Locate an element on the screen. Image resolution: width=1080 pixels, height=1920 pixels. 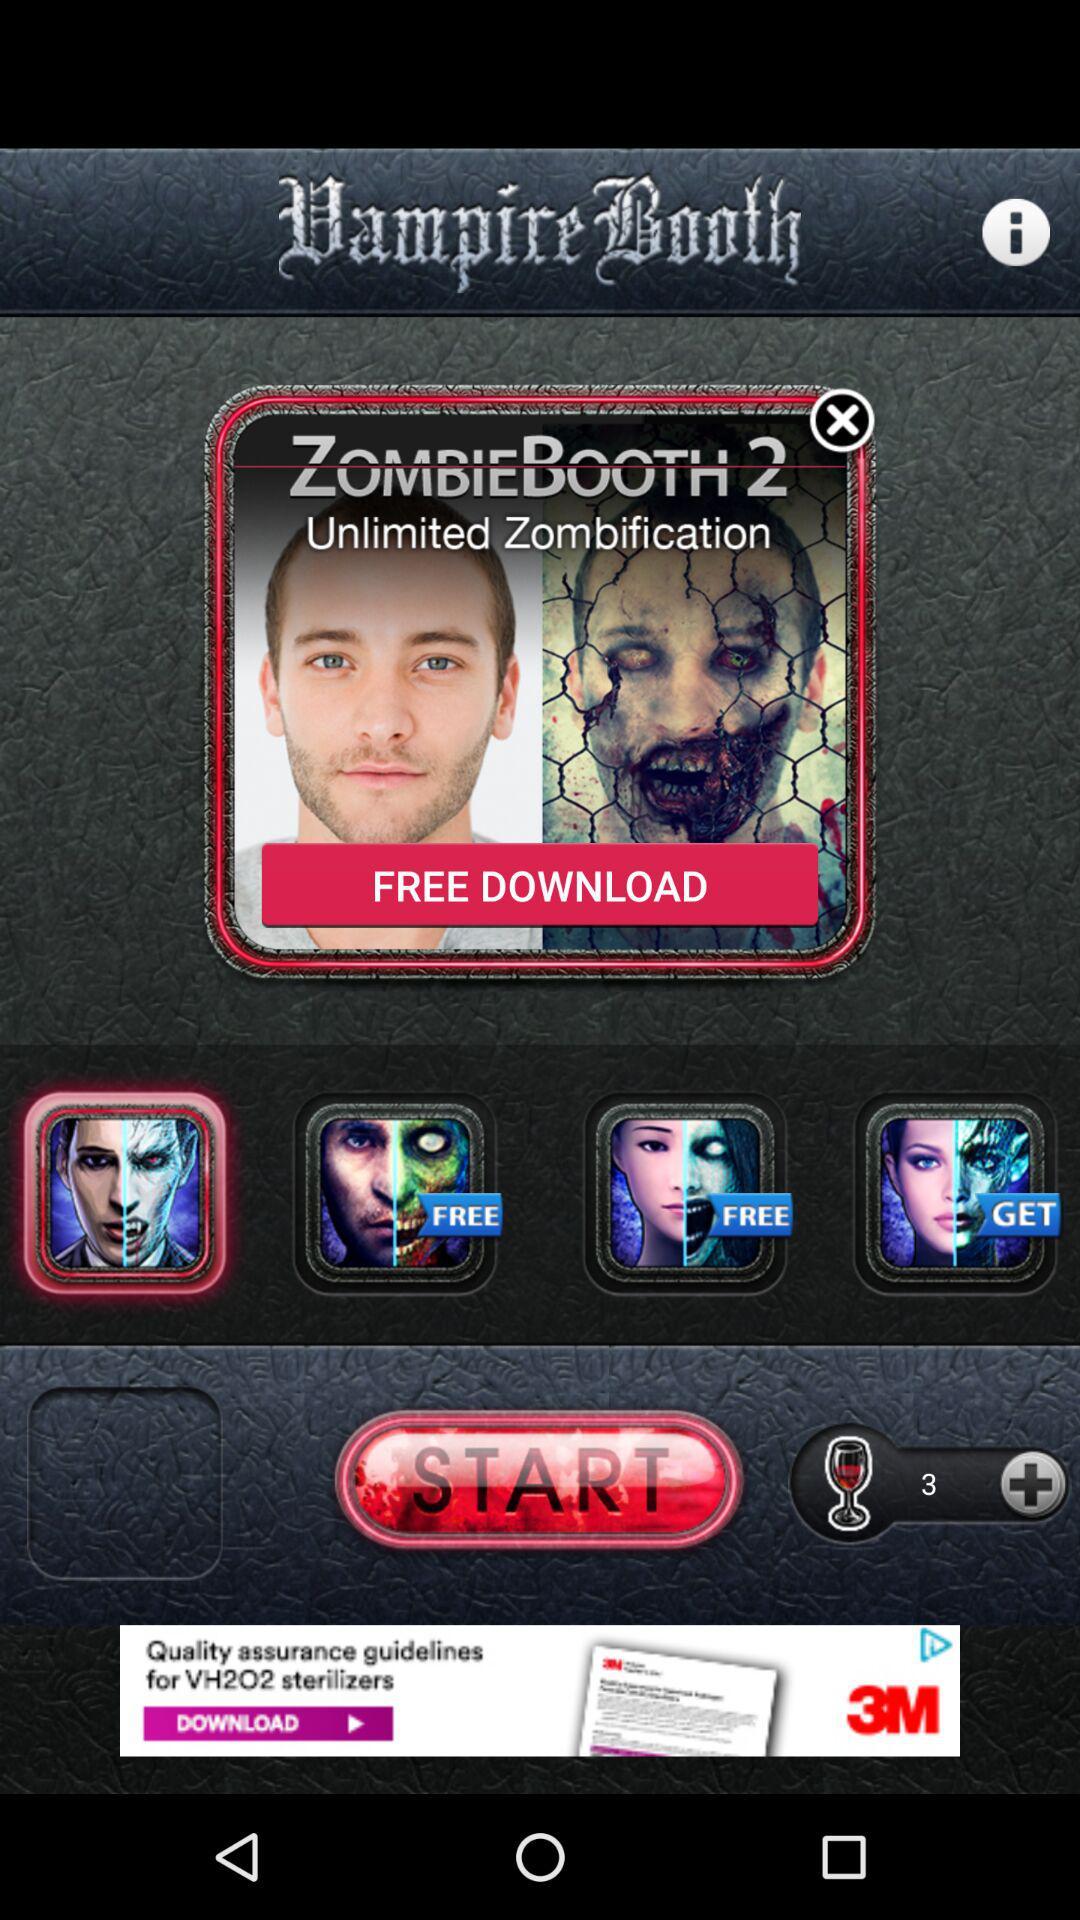
the close icon is located at coordinates (124, 1586).